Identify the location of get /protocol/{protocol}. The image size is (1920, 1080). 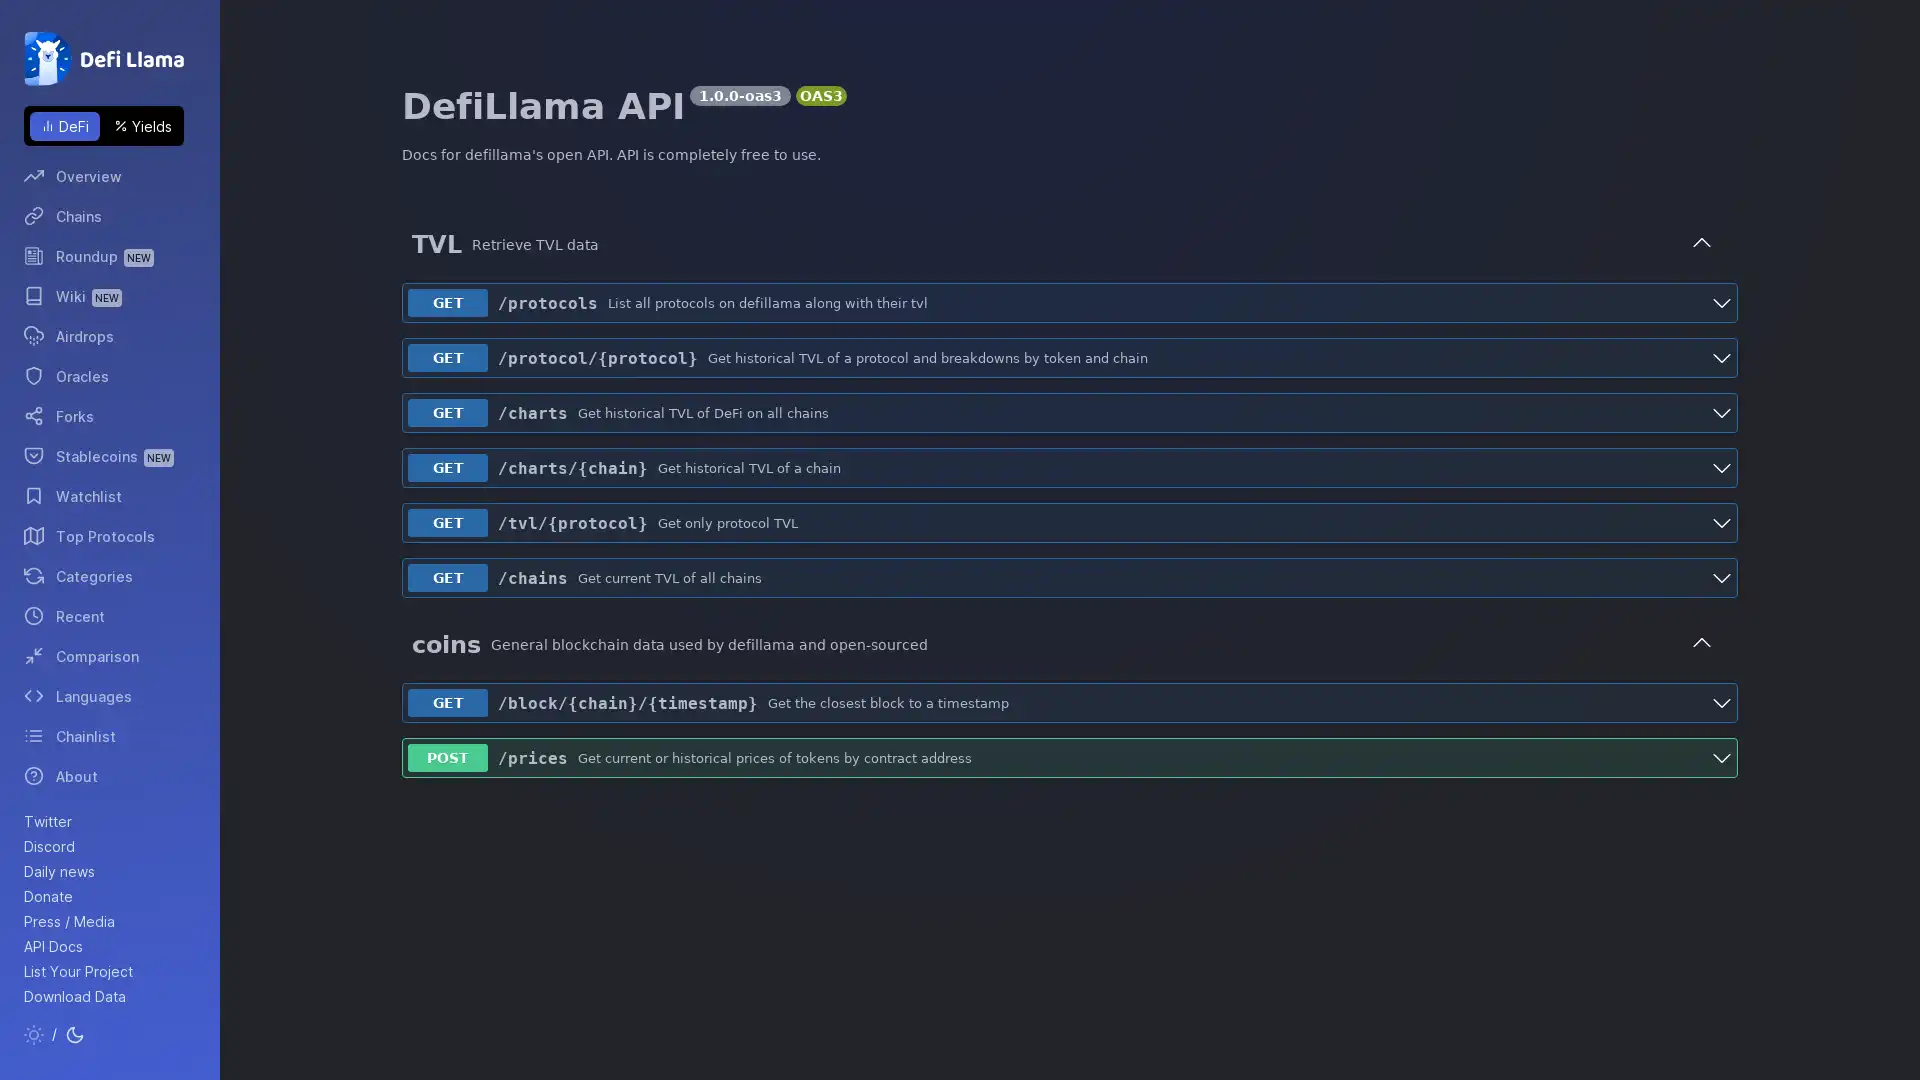
(1069, 357).